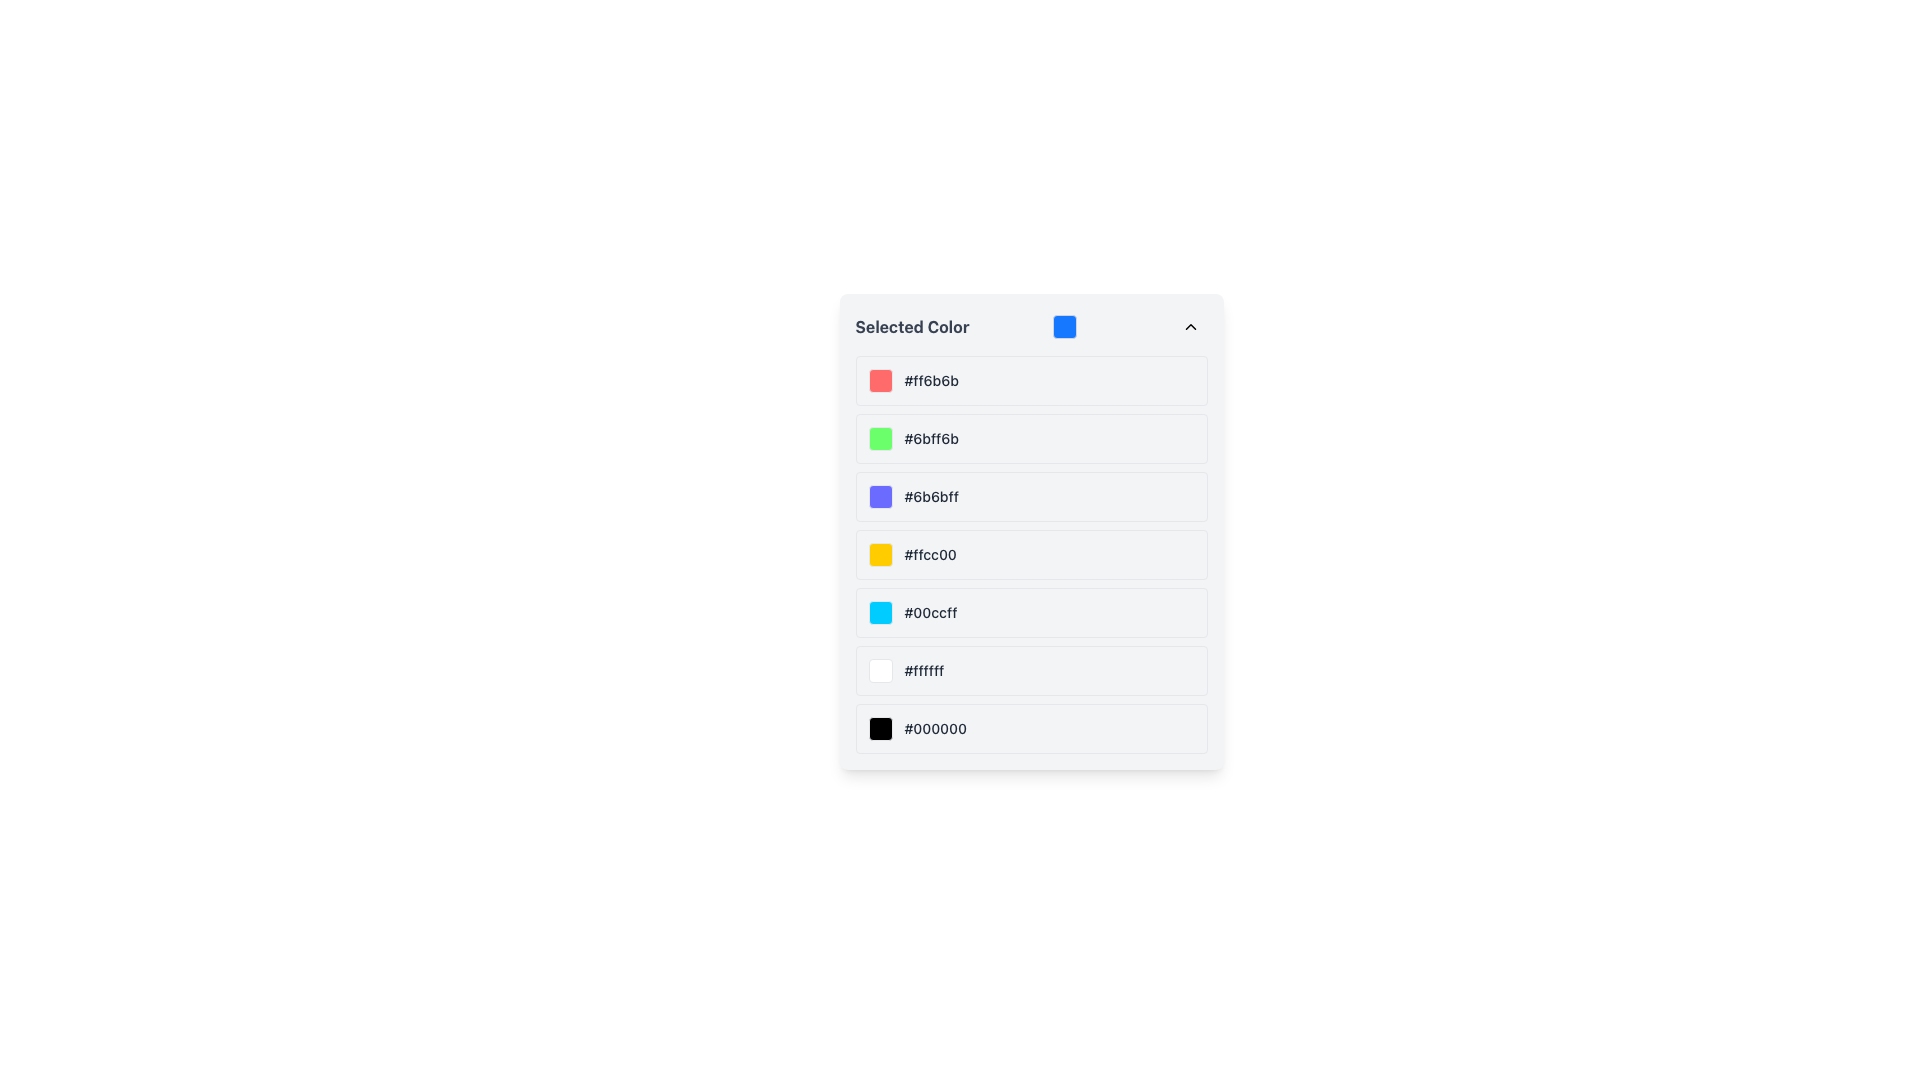 The width and height of the screenshot is (1920, 1080). I want to click on the button-like interactive selector, so click(1031, 438).